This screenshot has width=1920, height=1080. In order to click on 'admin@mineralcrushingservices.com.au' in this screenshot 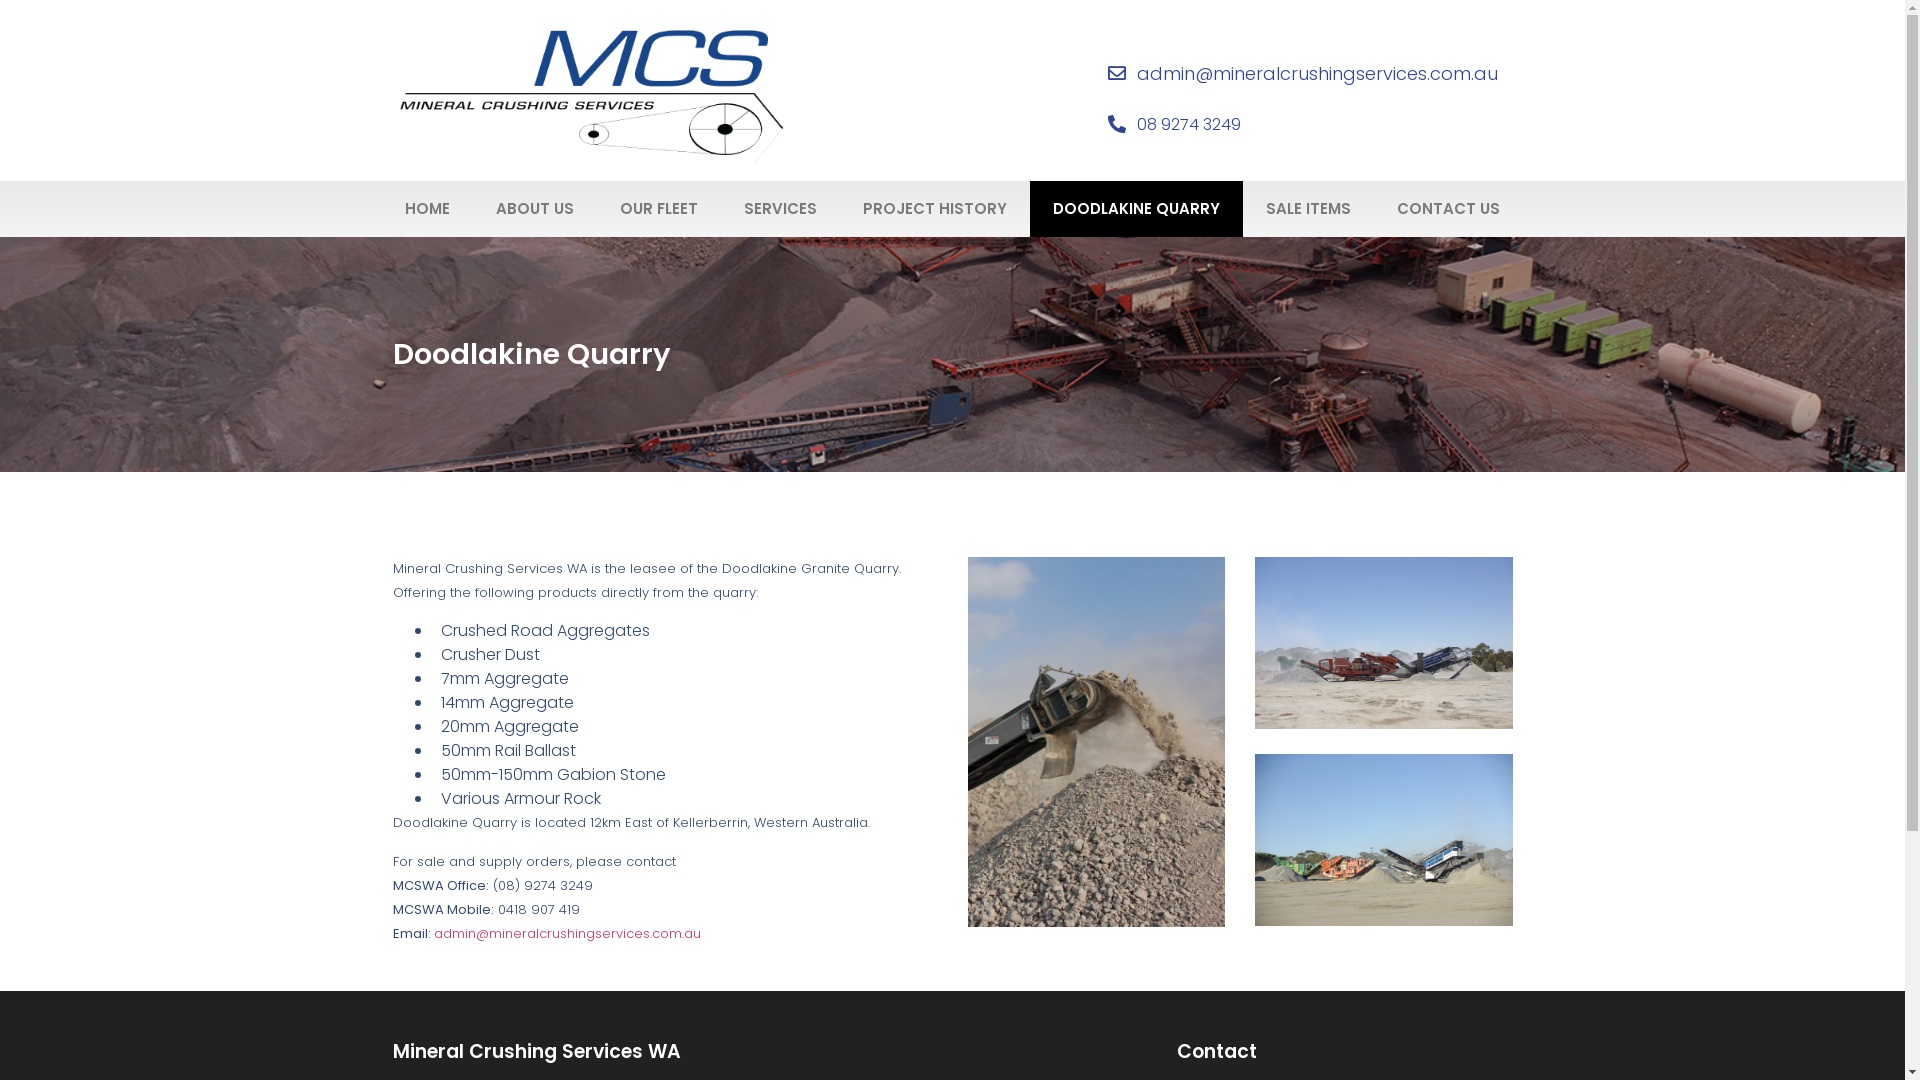, I will do `click(566, 933)`.